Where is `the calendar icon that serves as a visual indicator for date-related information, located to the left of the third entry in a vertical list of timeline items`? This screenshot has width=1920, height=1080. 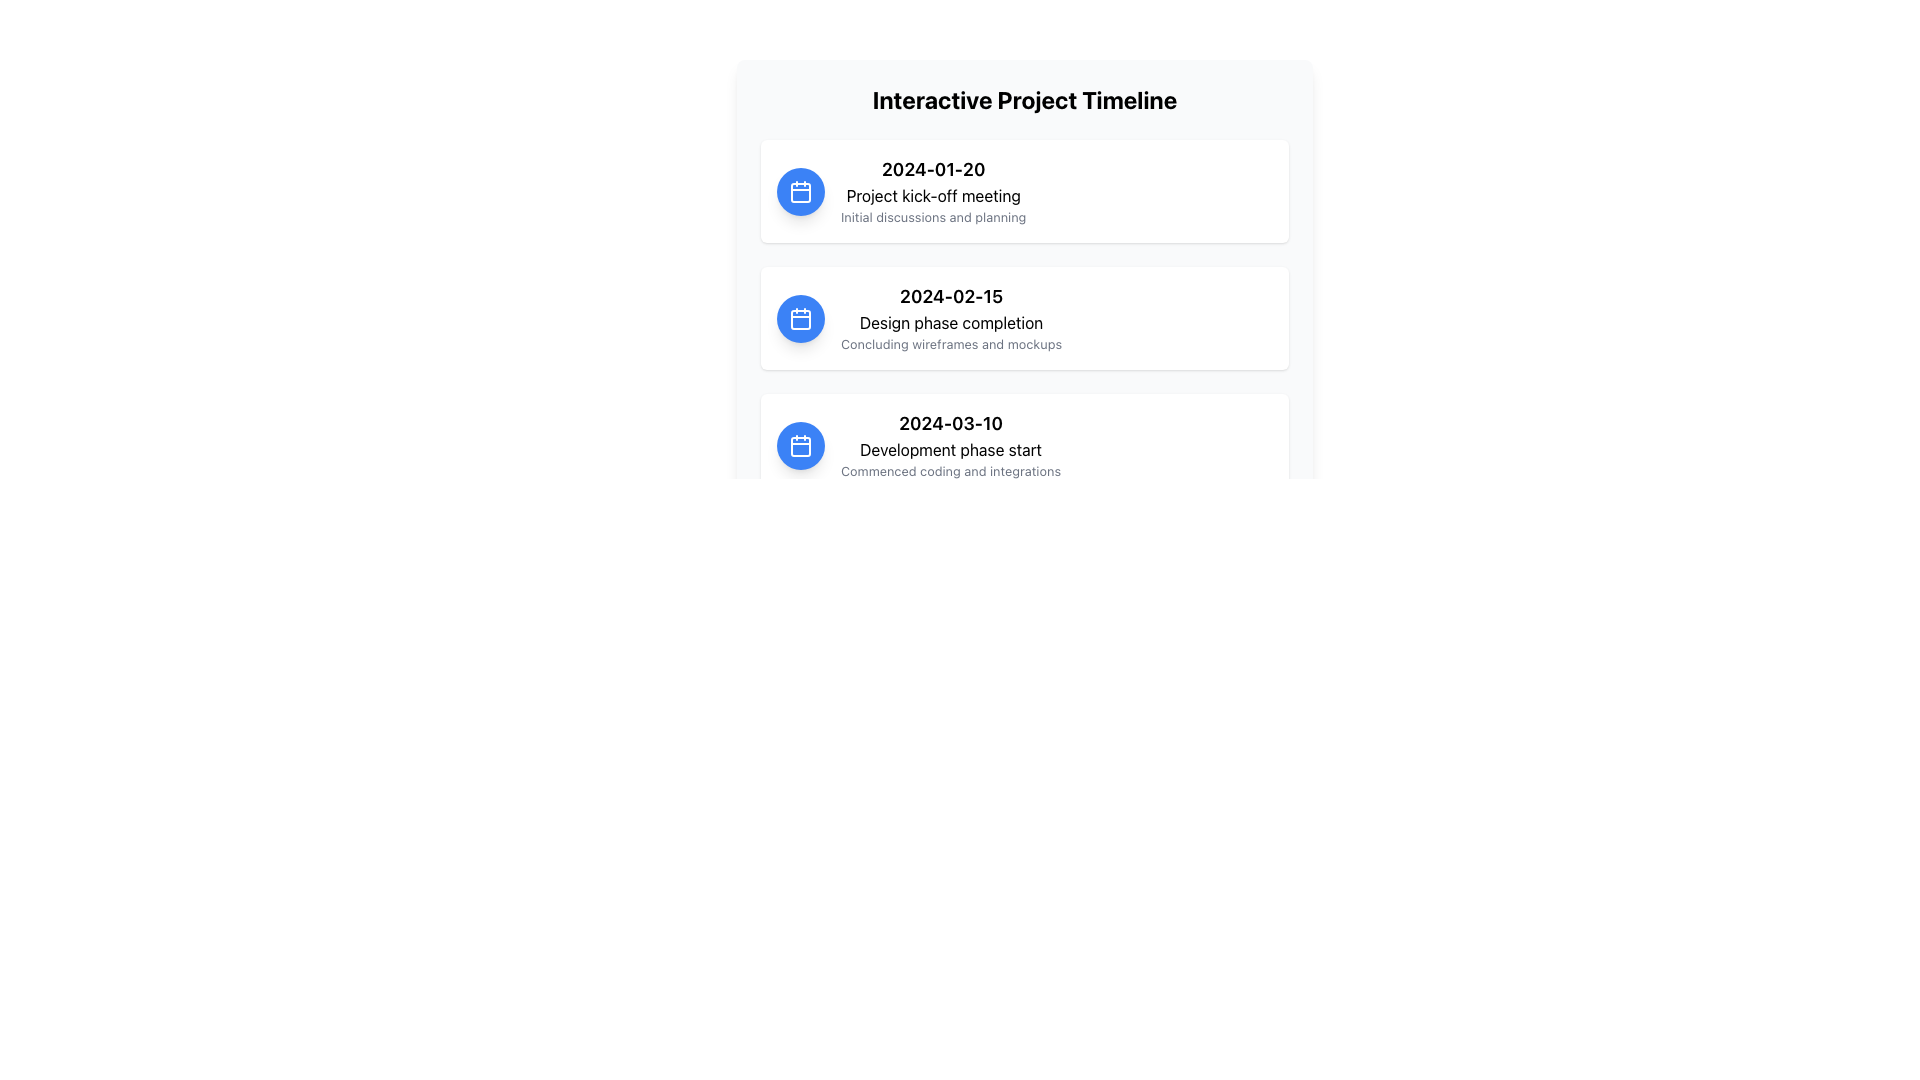 the calendar icon that serves as a visual indicator for date-related information, located to the left of the third entry in a vertical list of timeline items is located at coordinates (801, 443).